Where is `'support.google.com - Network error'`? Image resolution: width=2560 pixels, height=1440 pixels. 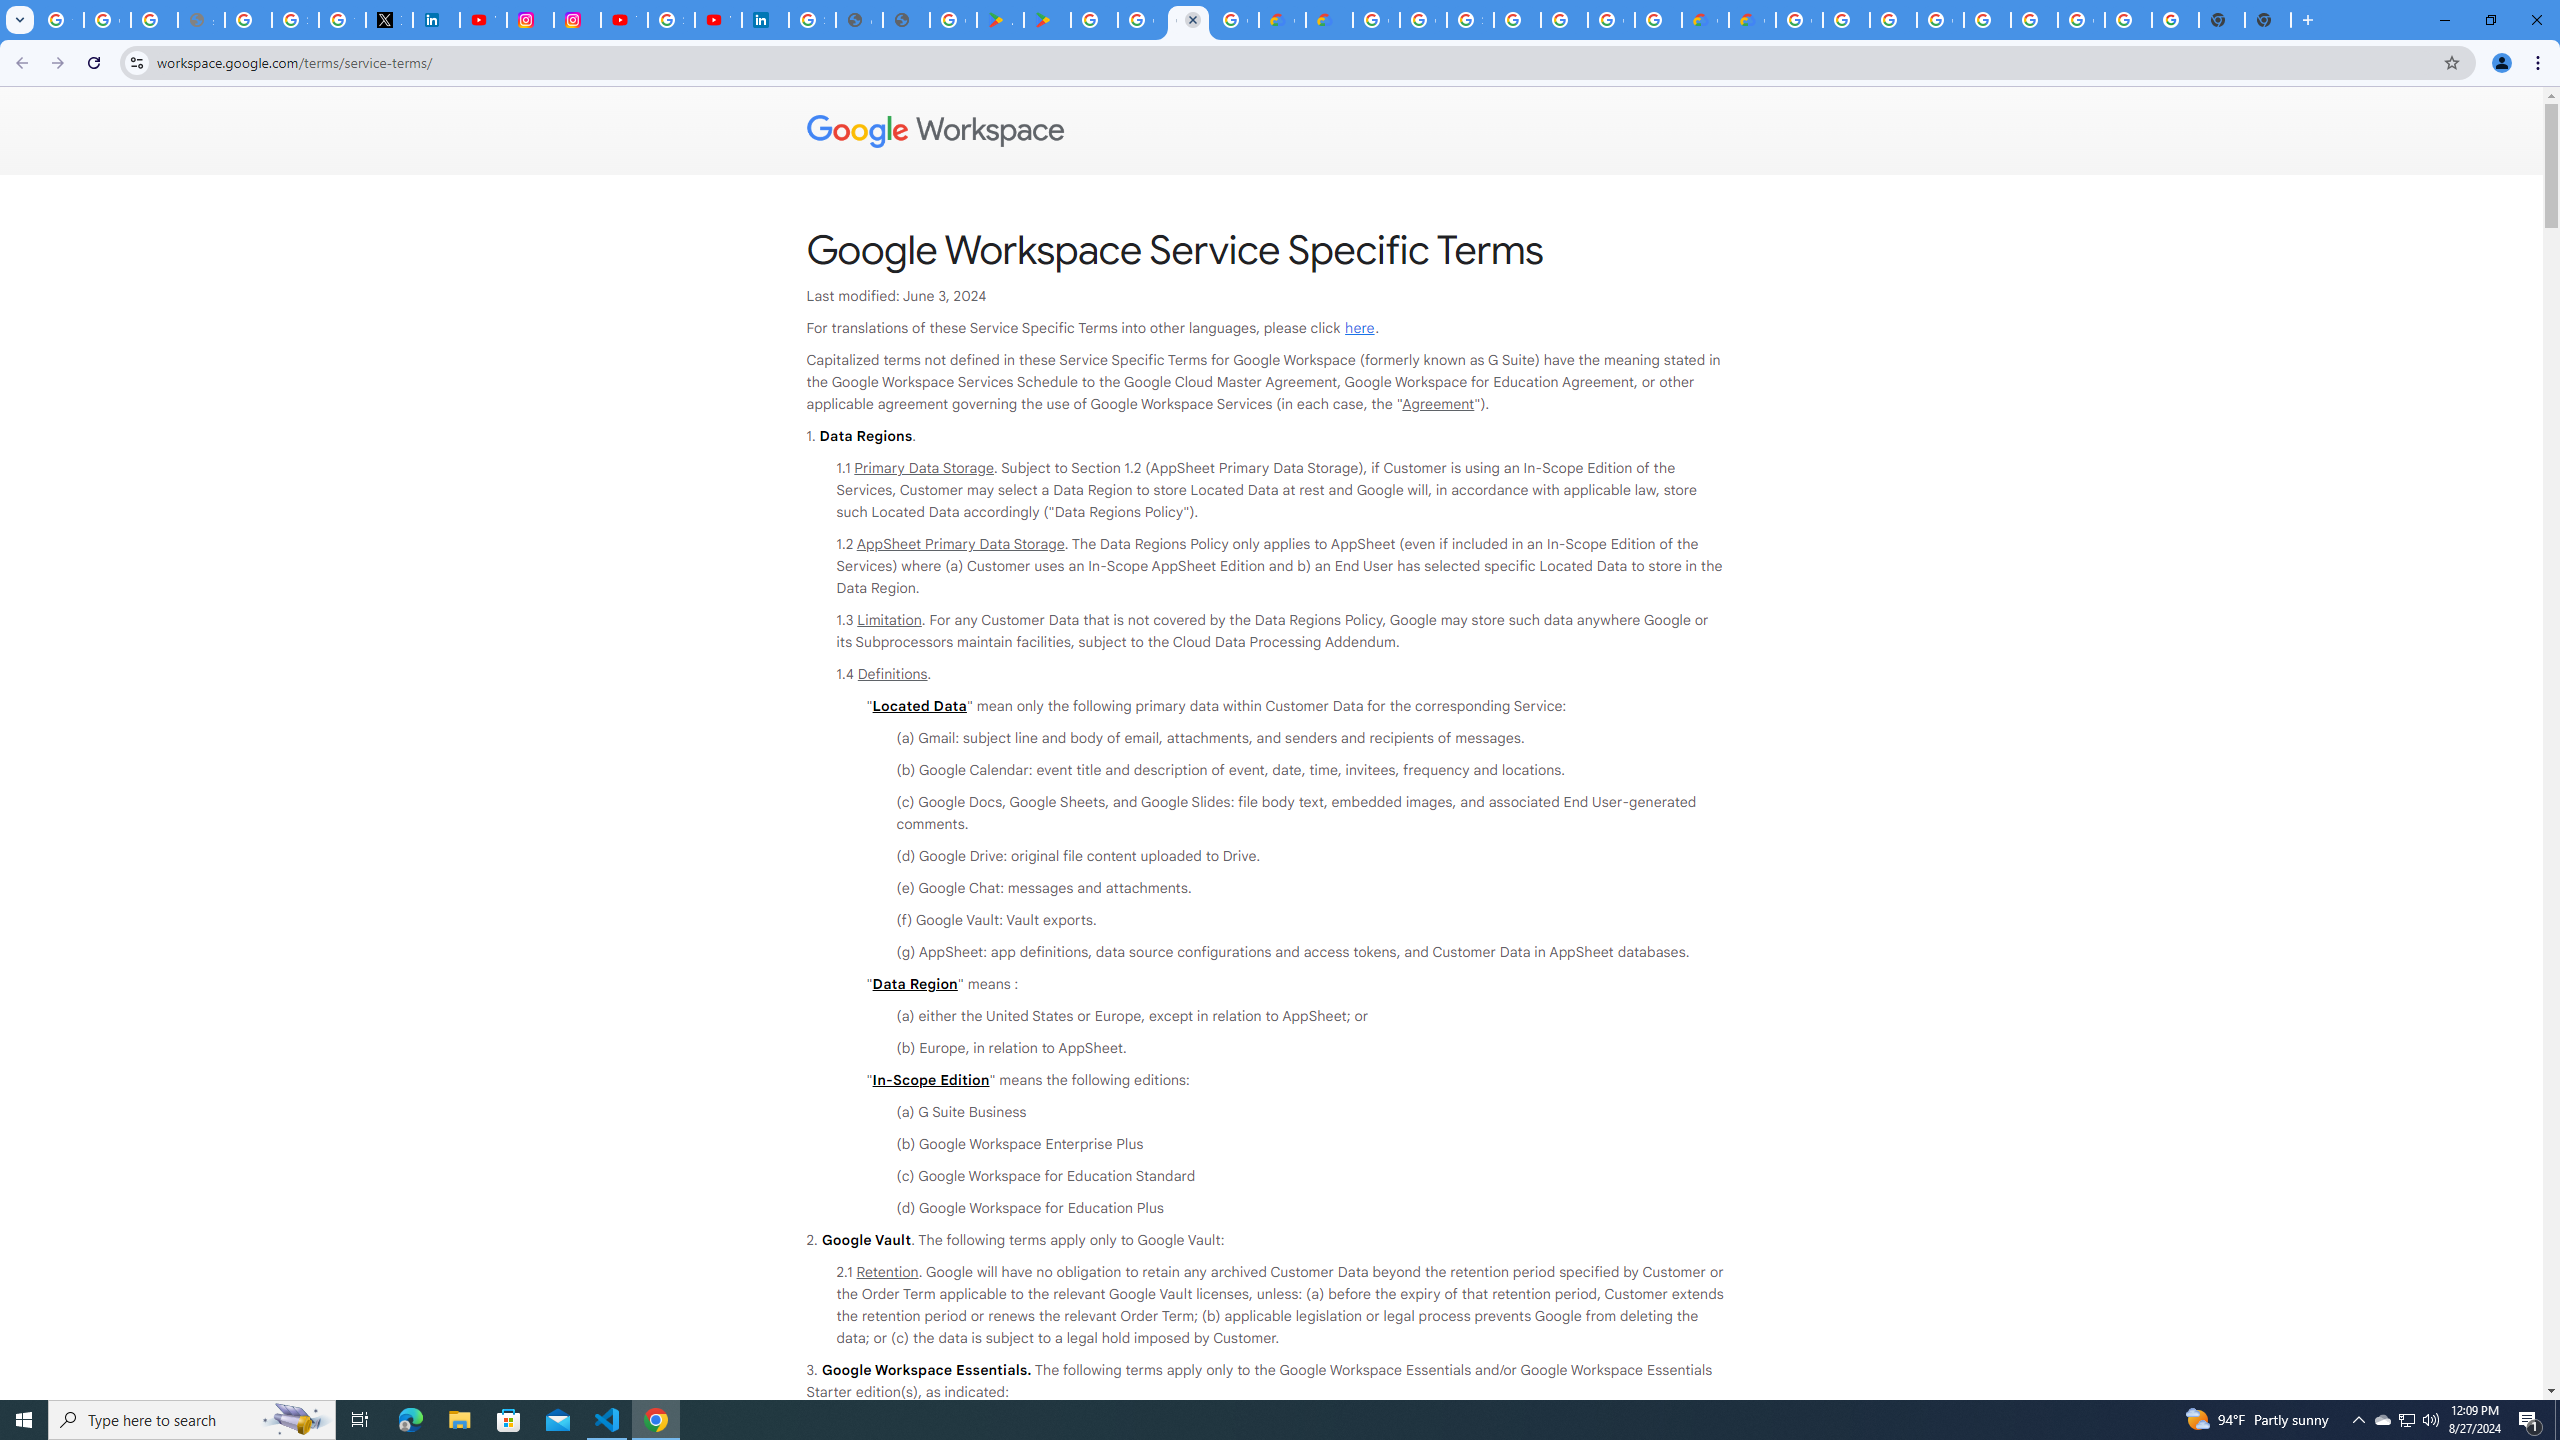
'support.google.com - Network error' is located at coordinates (199, 19).